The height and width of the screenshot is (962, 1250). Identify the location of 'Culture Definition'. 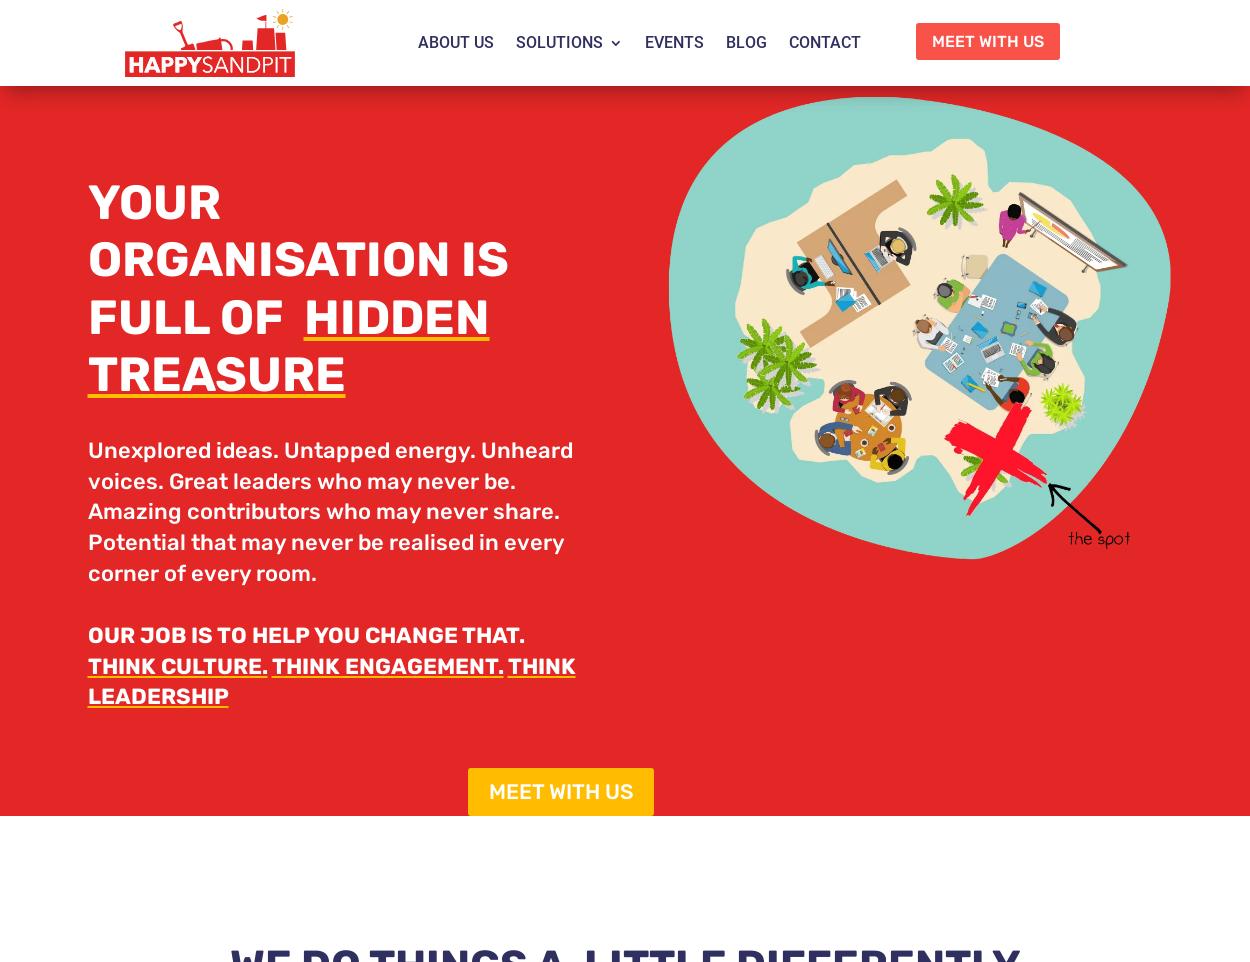
(622, 321).